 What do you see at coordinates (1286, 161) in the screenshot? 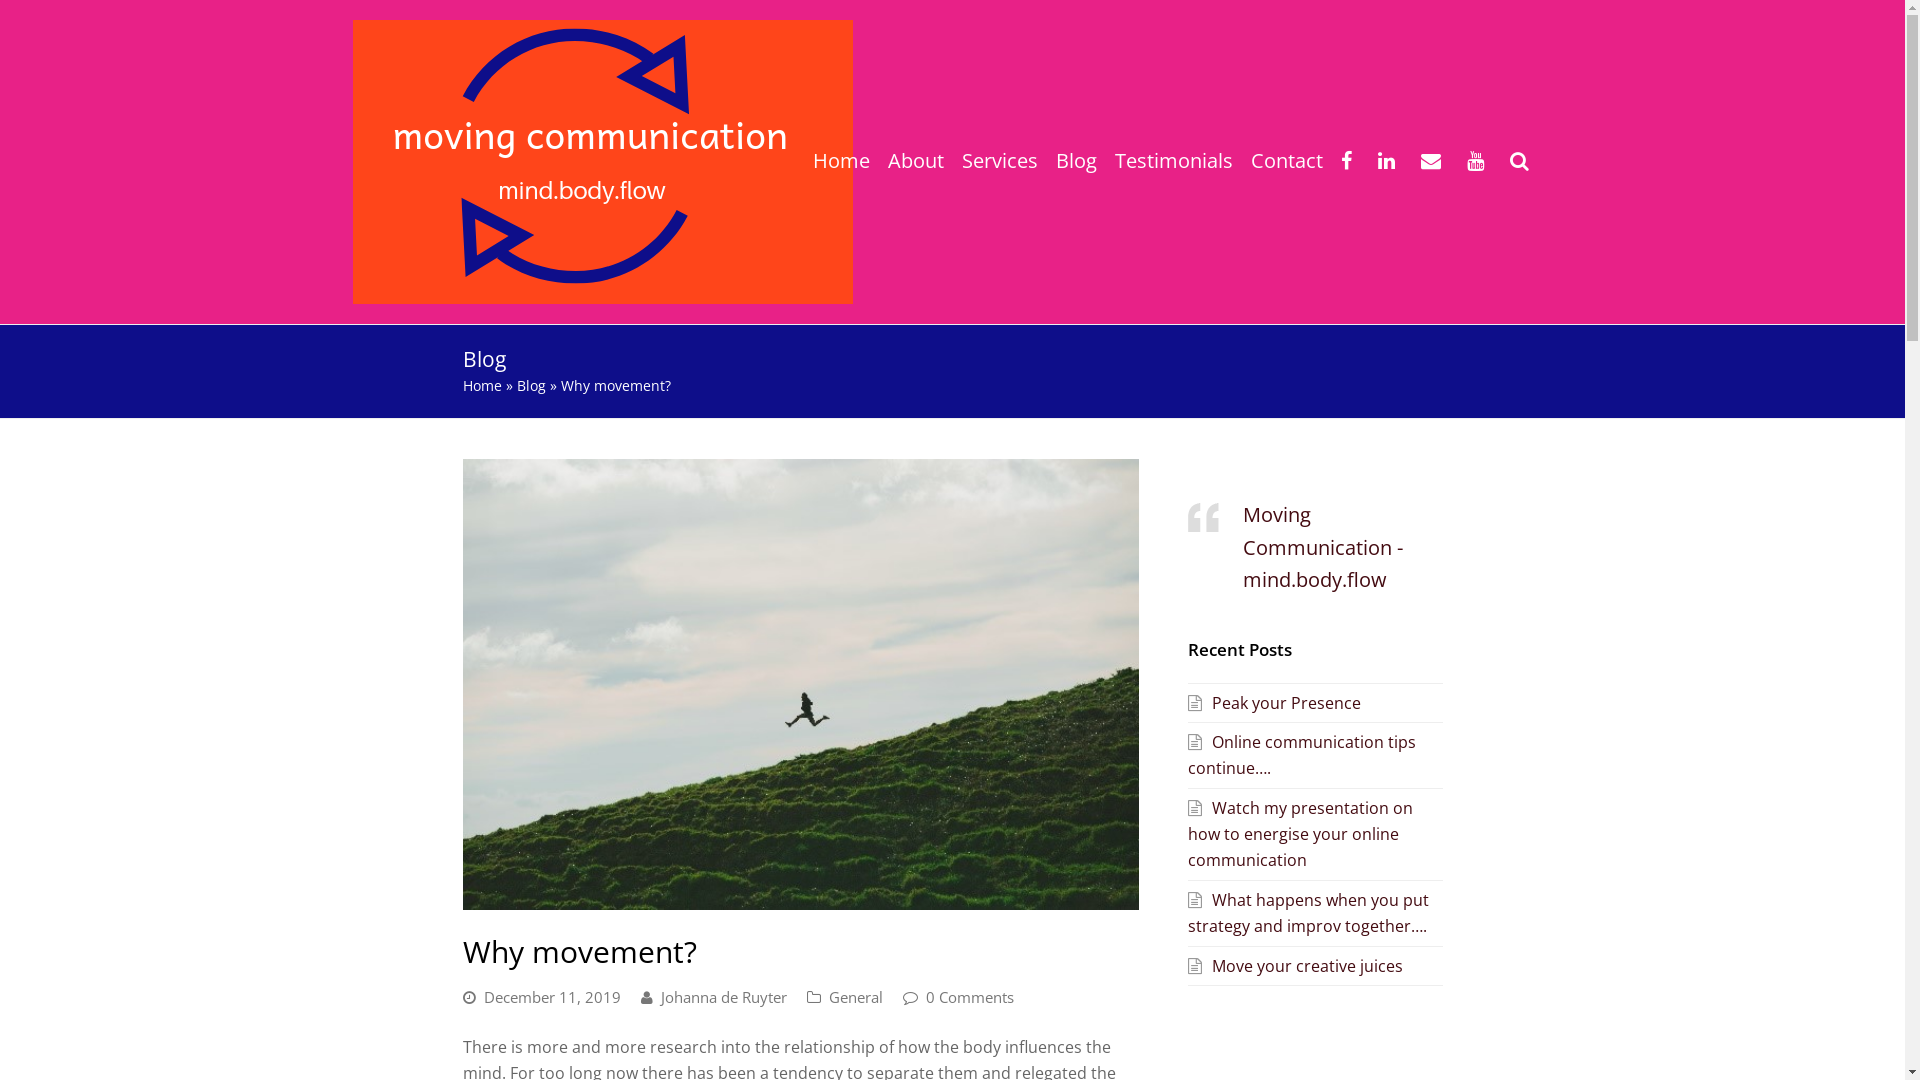
I see `'Contact'` at bounding box center [1286, 161].